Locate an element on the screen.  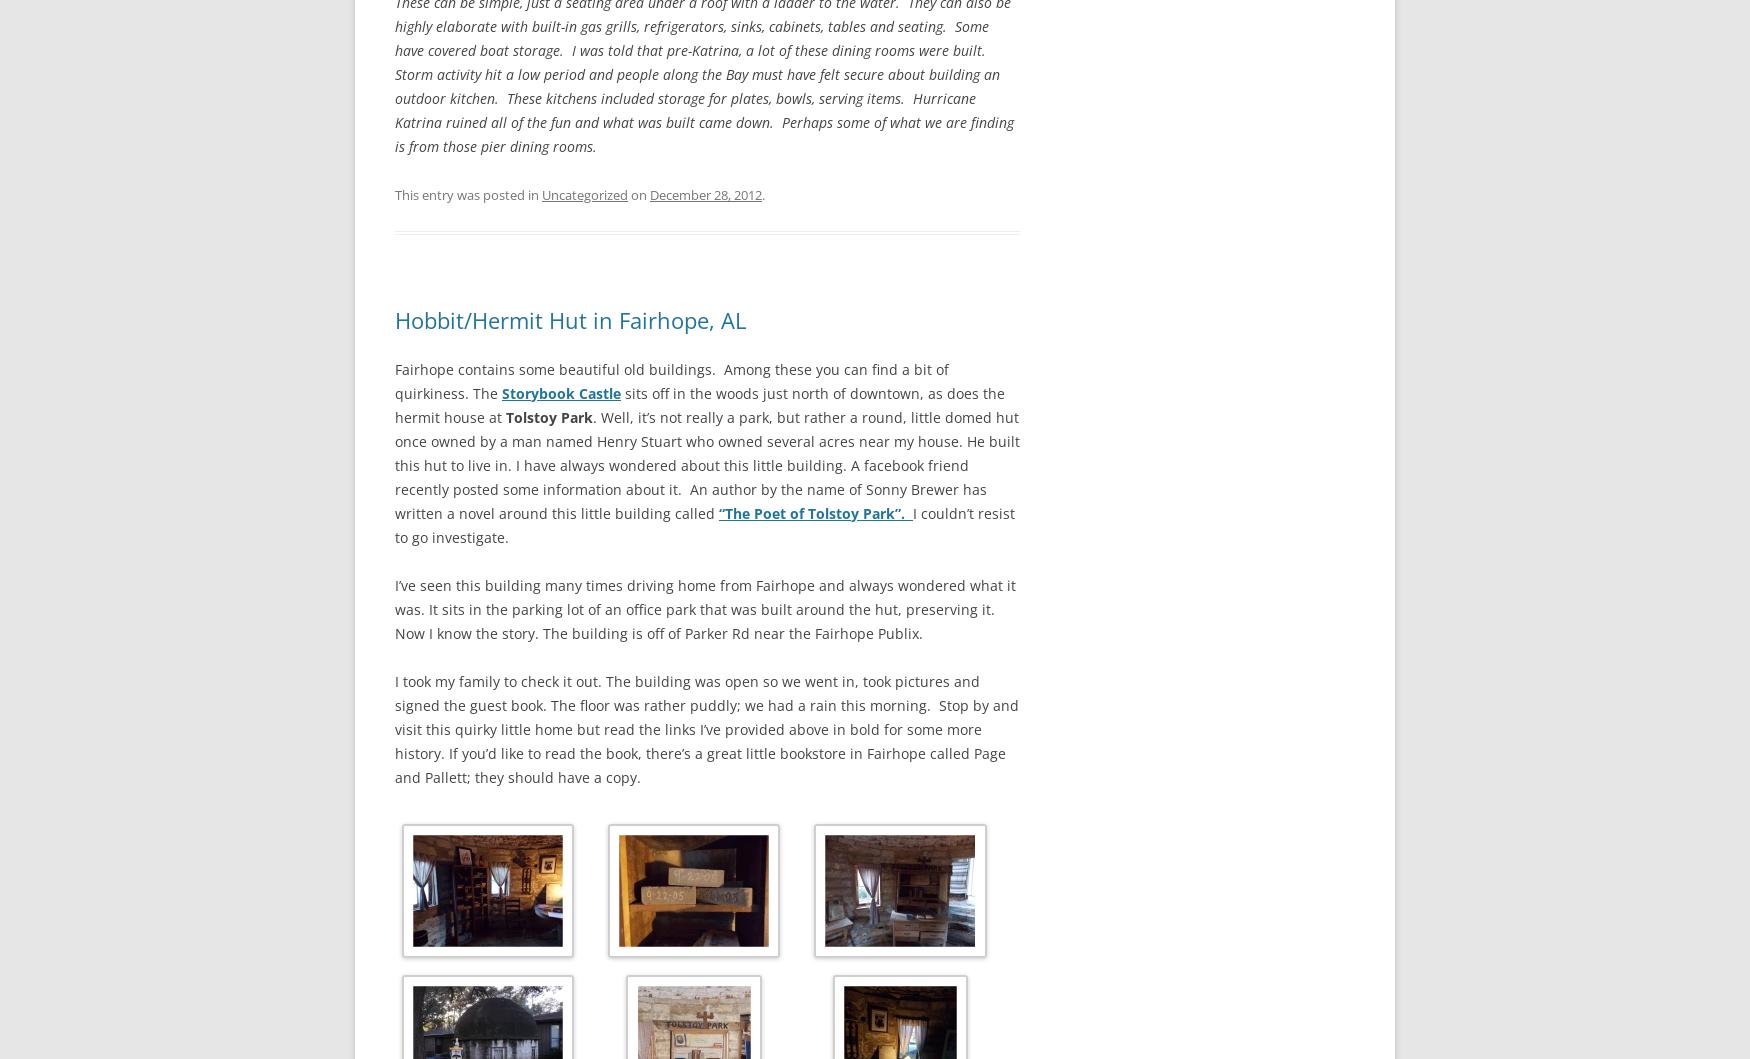
'This entry was posted in' is located at coordinates (468, 193).